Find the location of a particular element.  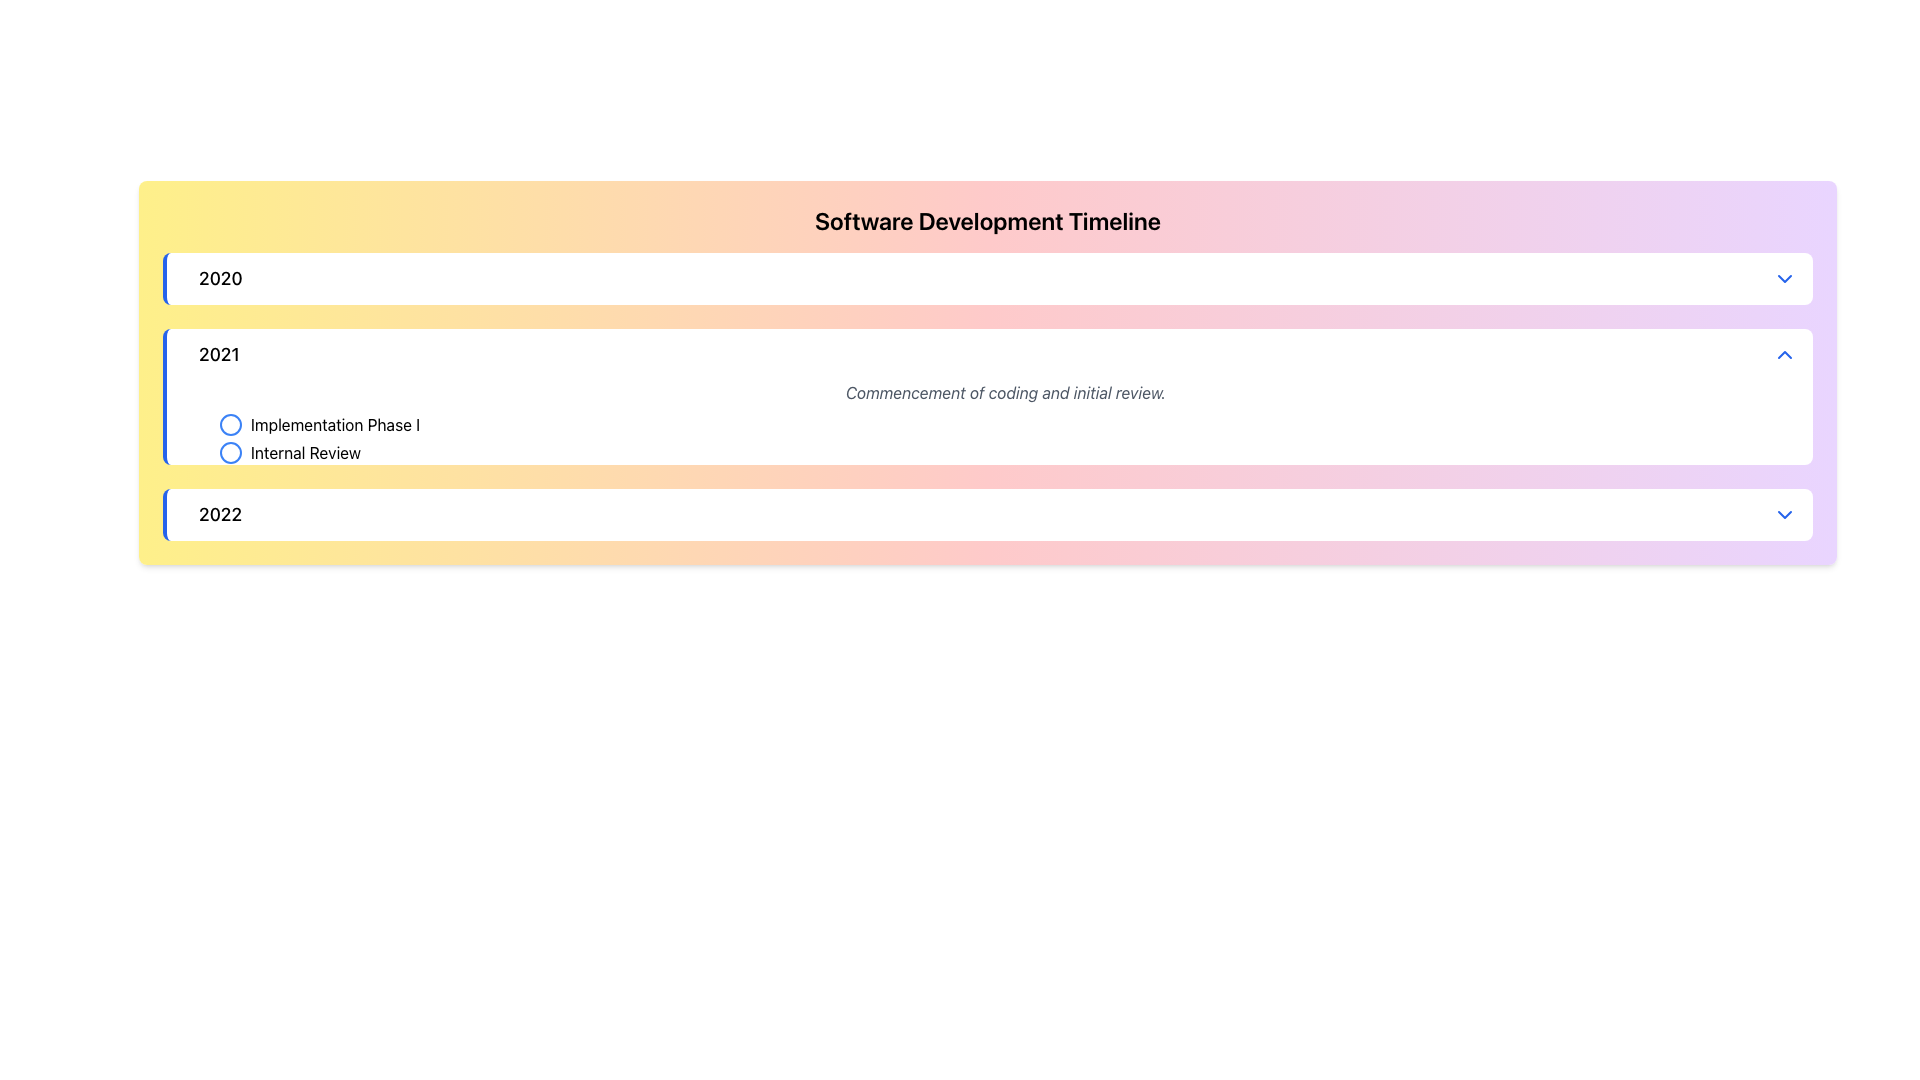

the static text label indicating the timeline year '2020' is located at coordinates (220, 278).